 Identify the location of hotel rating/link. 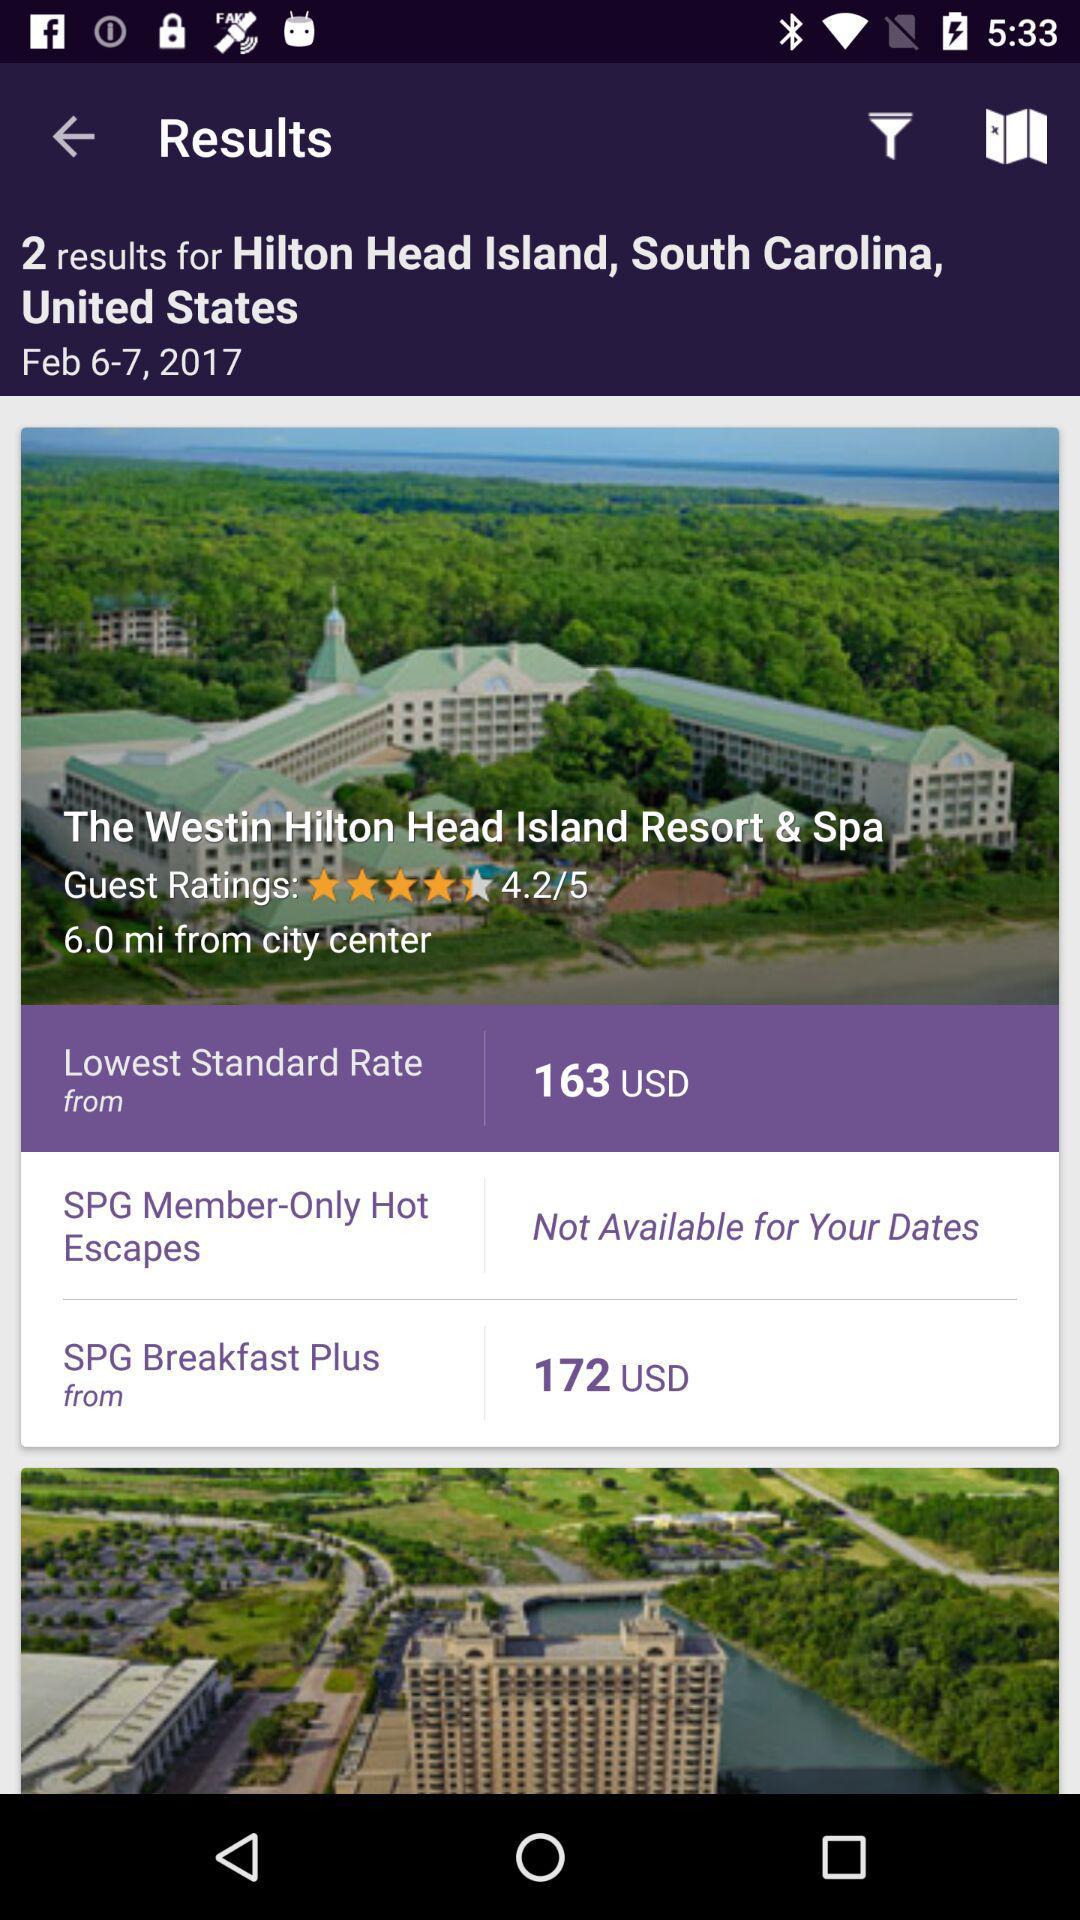
(540, 716).